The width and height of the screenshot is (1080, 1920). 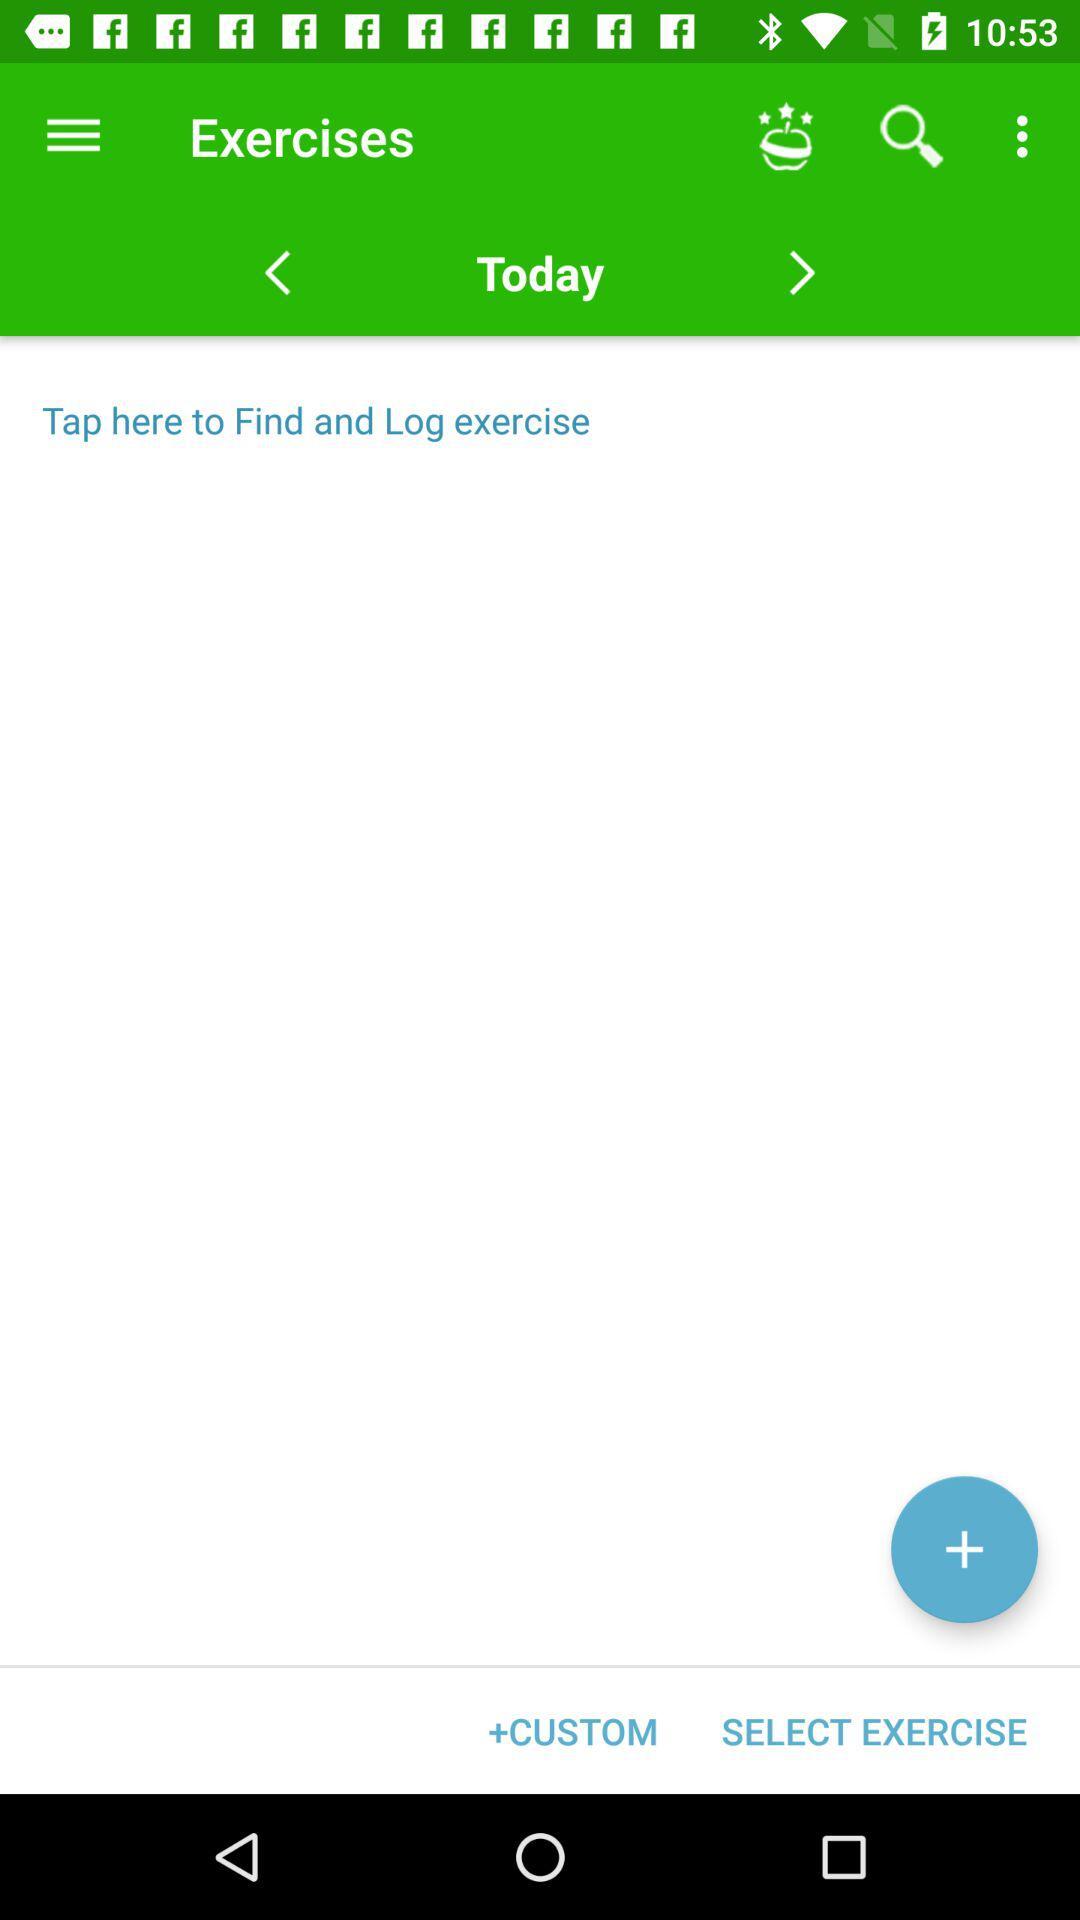 I want to click on the arrow_forward icon, so click(x=801, y=272).